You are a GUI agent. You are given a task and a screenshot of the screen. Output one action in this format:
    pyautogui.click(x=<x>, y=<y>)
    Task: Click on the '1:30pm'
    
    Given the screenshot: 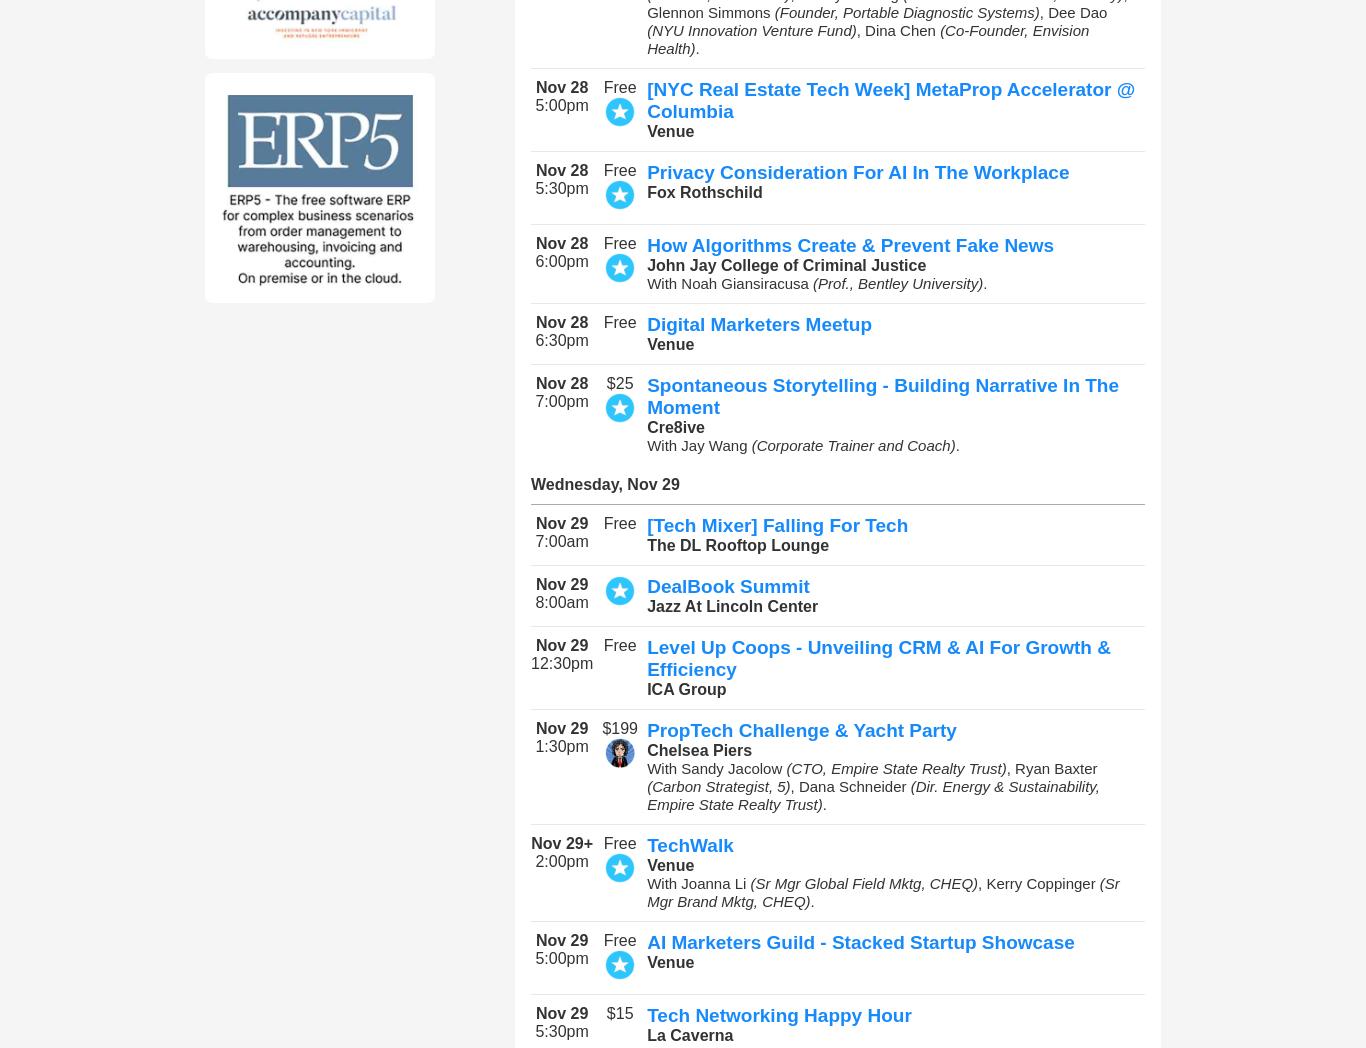 What is the action you would take?
    pyautogui.click(x=561, y=746)
    